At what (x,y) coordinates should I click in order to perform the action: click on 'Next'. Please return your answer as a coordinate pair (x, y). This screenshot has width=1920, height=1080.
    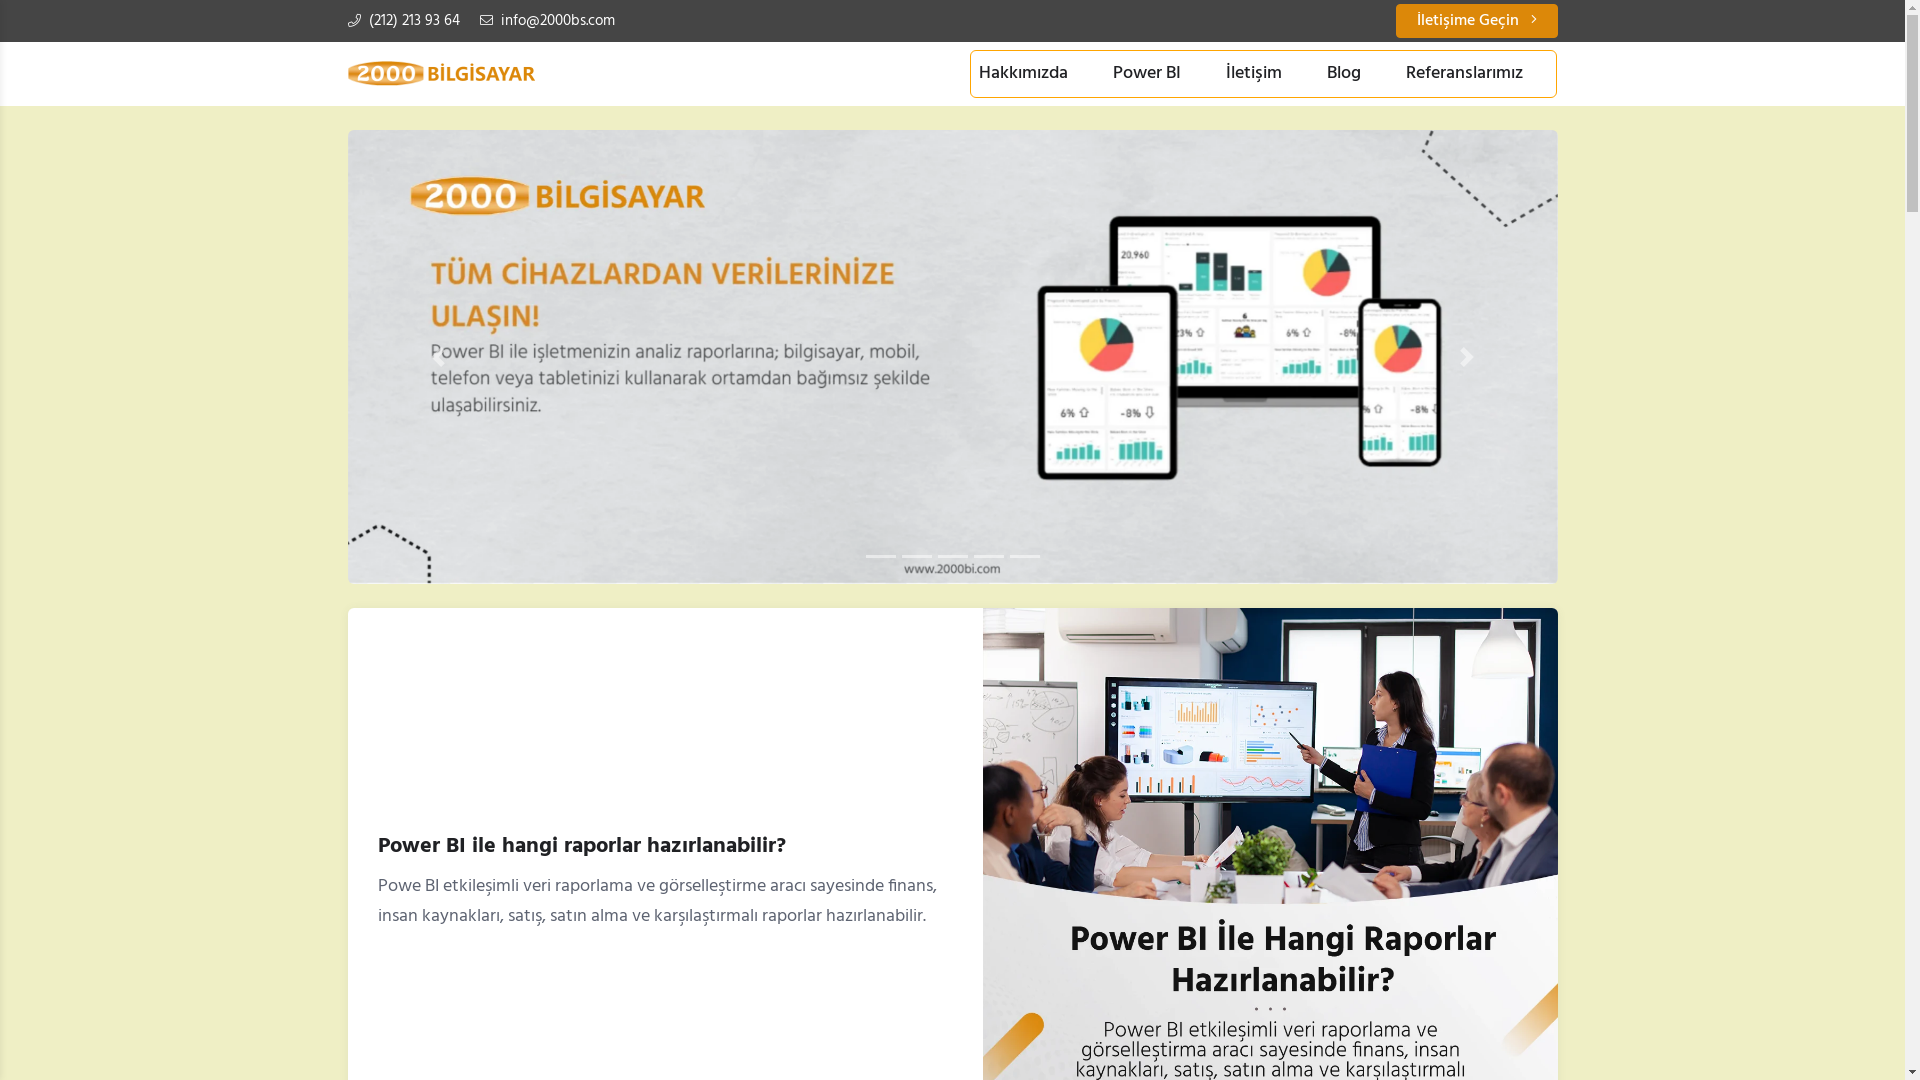
    Looking at the image, I should click on (1467, 356).